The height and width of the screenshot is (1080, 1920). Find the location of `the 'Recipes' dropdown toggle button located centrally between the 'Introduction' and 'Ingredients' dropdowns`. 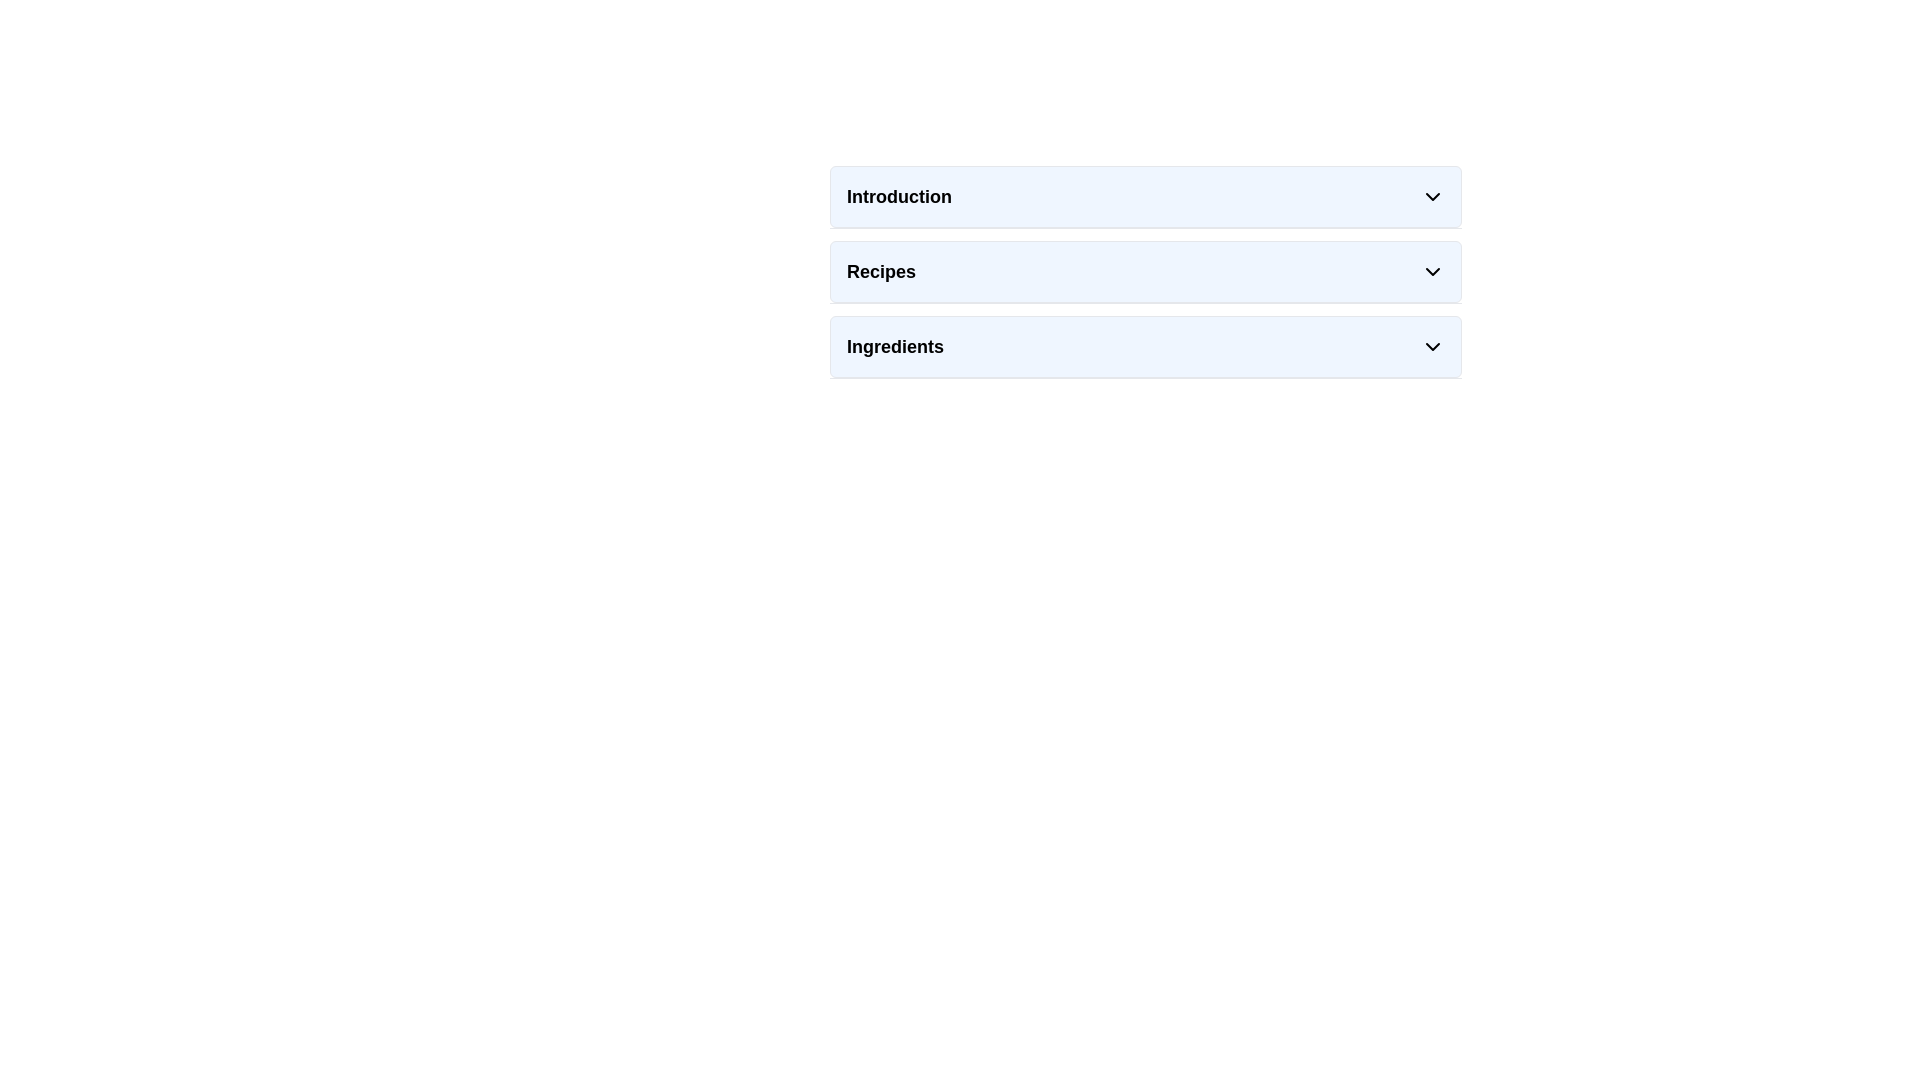

the 'Recipes' dropdown toggle button located centrally between the 'Introduction' and 'Ingredients' dropdowns is located at coordinates (1146, 272).